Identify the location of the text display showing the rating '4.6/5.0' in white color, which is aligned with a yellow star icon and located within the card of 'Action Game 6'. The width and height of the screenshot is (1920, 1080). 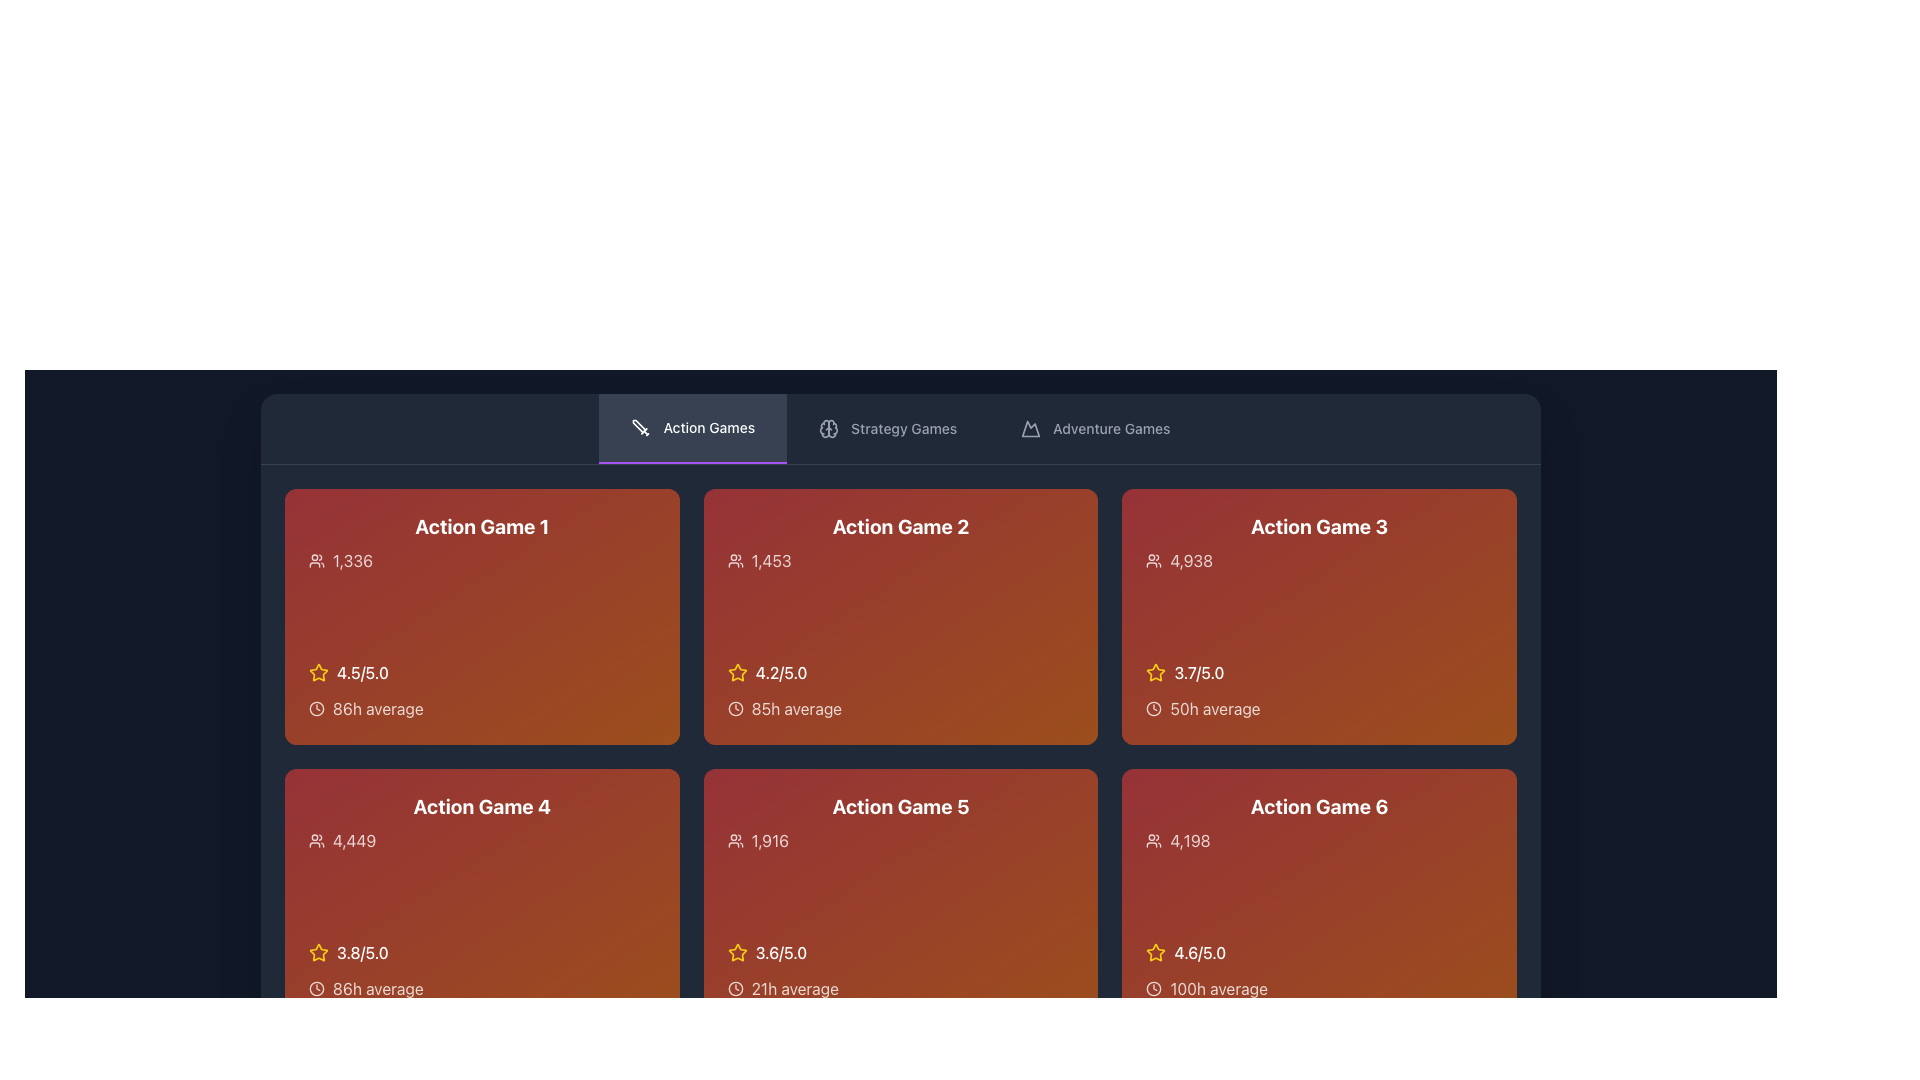
(1200, 951).